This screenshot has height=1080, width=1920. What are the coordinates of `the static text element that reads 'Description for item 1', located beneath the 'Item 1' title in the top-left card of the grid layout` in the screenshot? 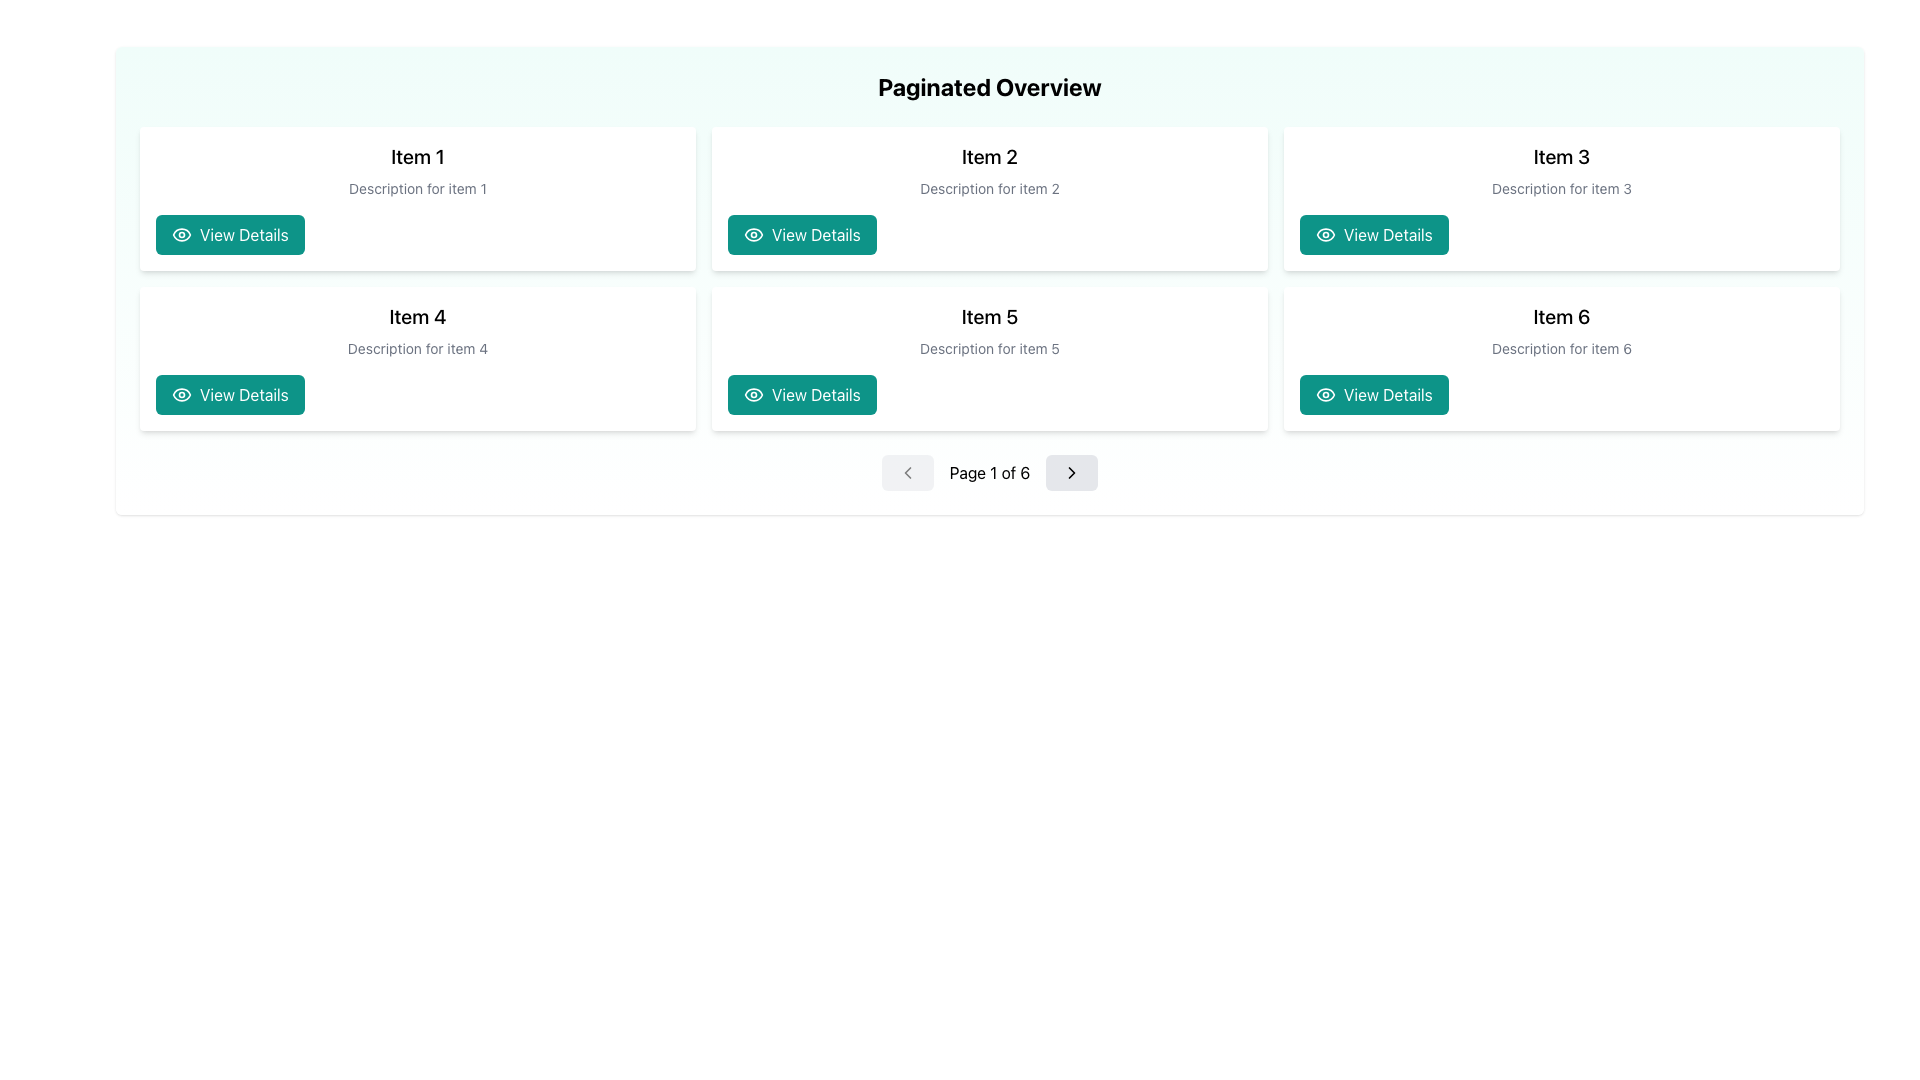 It's located at (416, 189).